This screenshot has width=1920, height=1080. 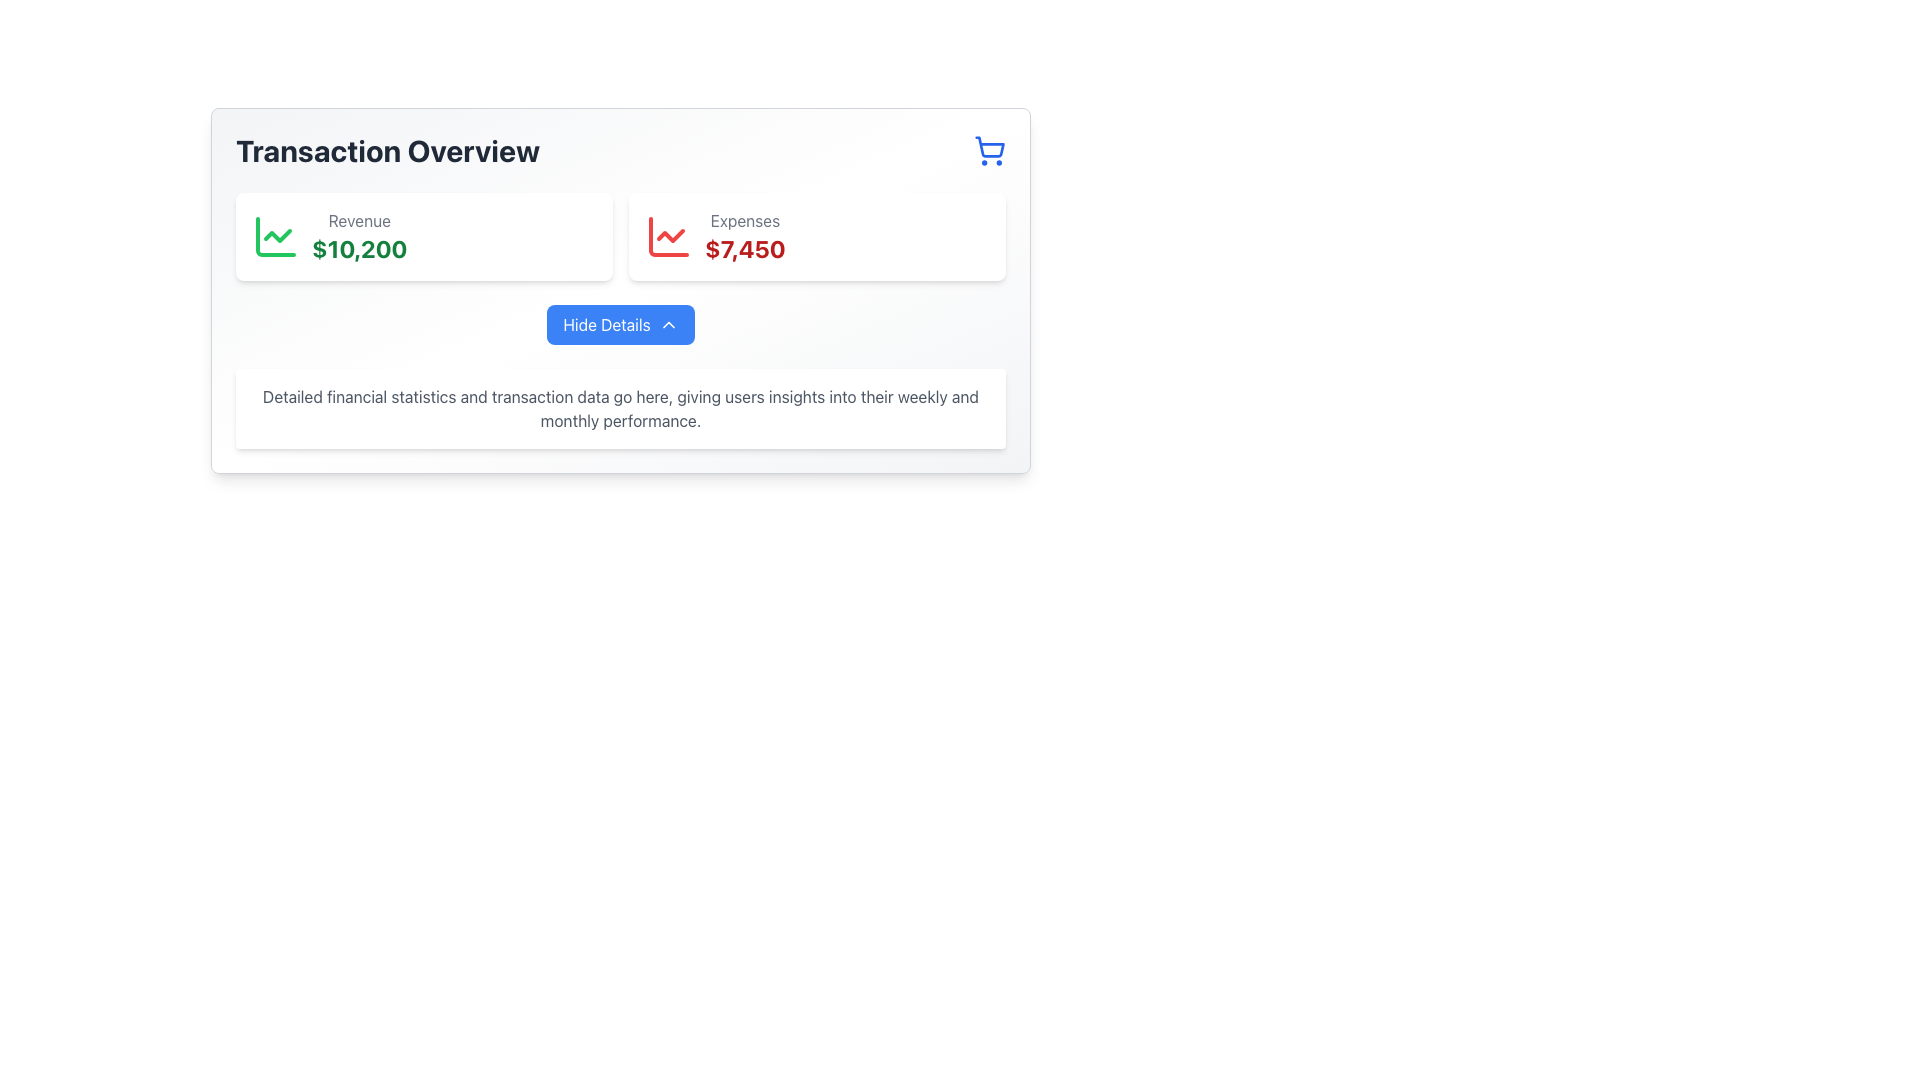 What do you see at coordinates (619, 407) in the screenshot?
I see `the Informational Text Box that displays detailed financial statistics and transaction data, located beneath the 'Hide Details' button` at bounding box center [619, 407].